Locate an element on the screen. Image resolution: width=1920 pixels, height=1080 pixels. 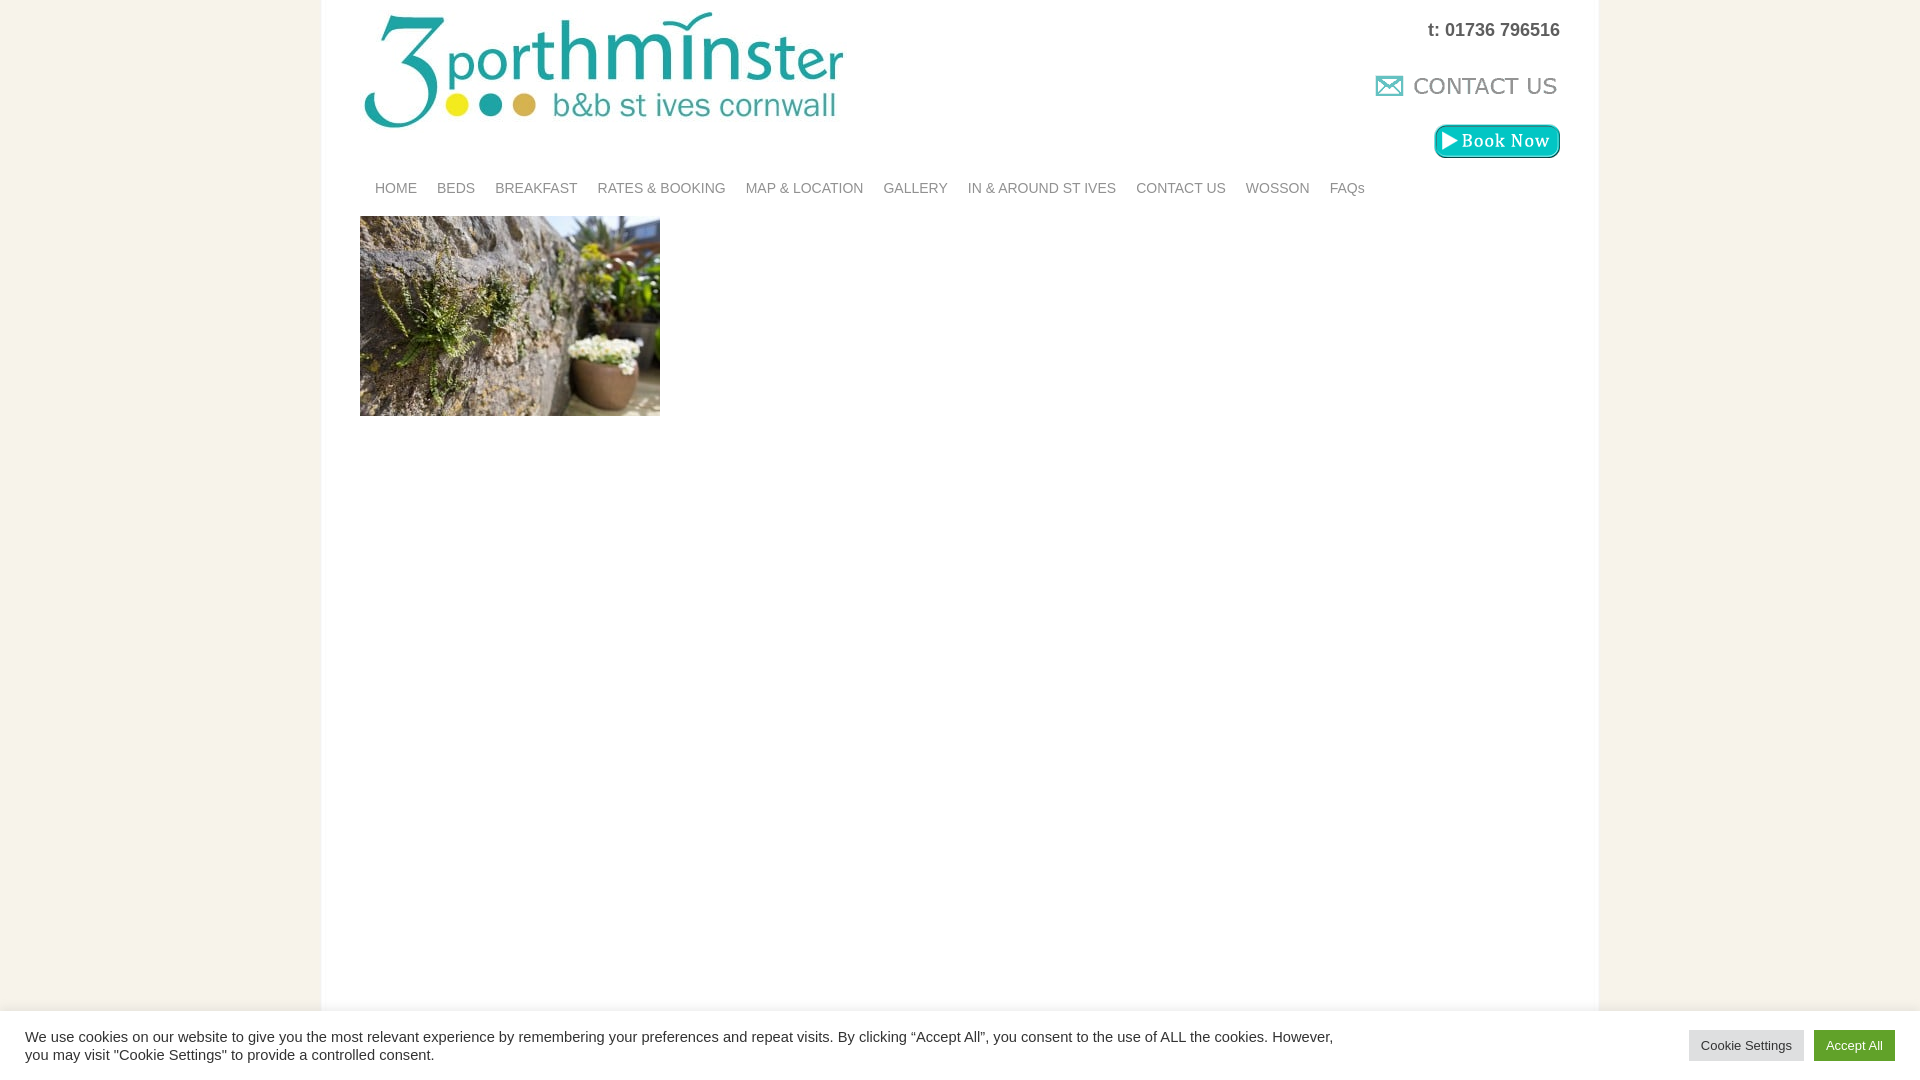
'CONTACT US' is located at coordinates (1180, 188).